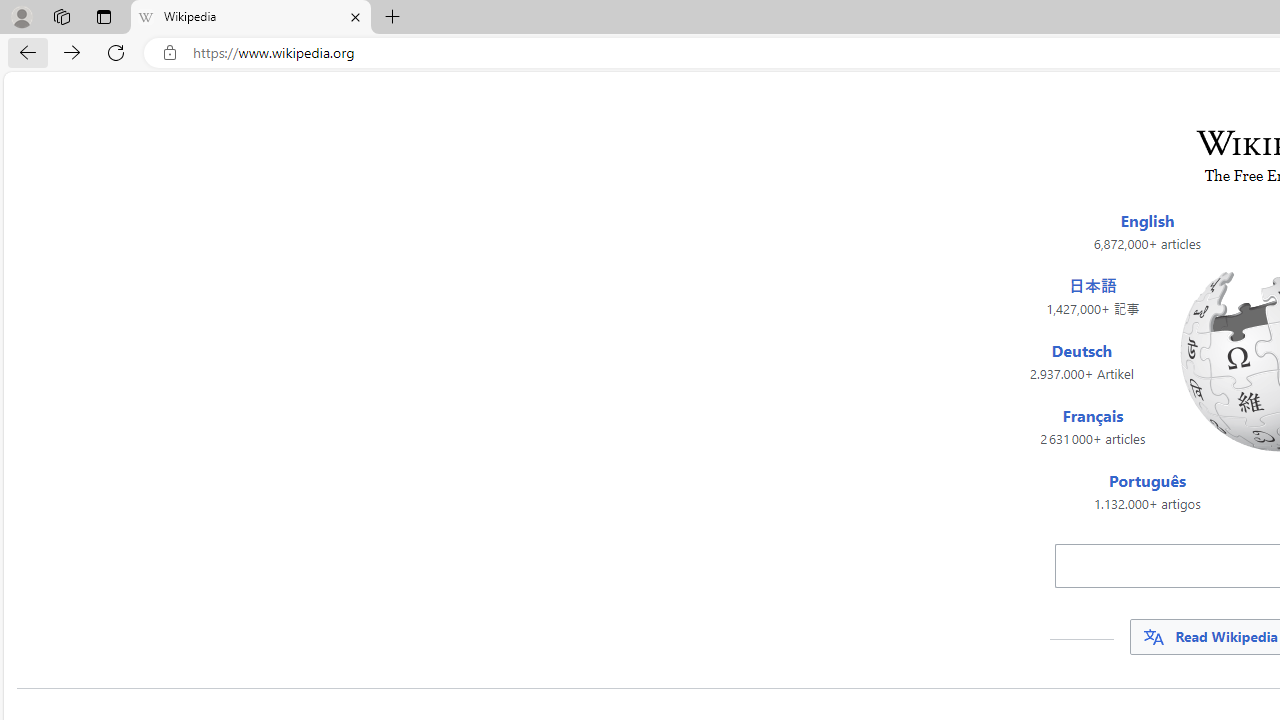 The width and height of the screenshot is (1280, 720). What do you see at coordinates (72, 51) in the screenshot?
I see `'Forward'` at bounding box center [72, 51].